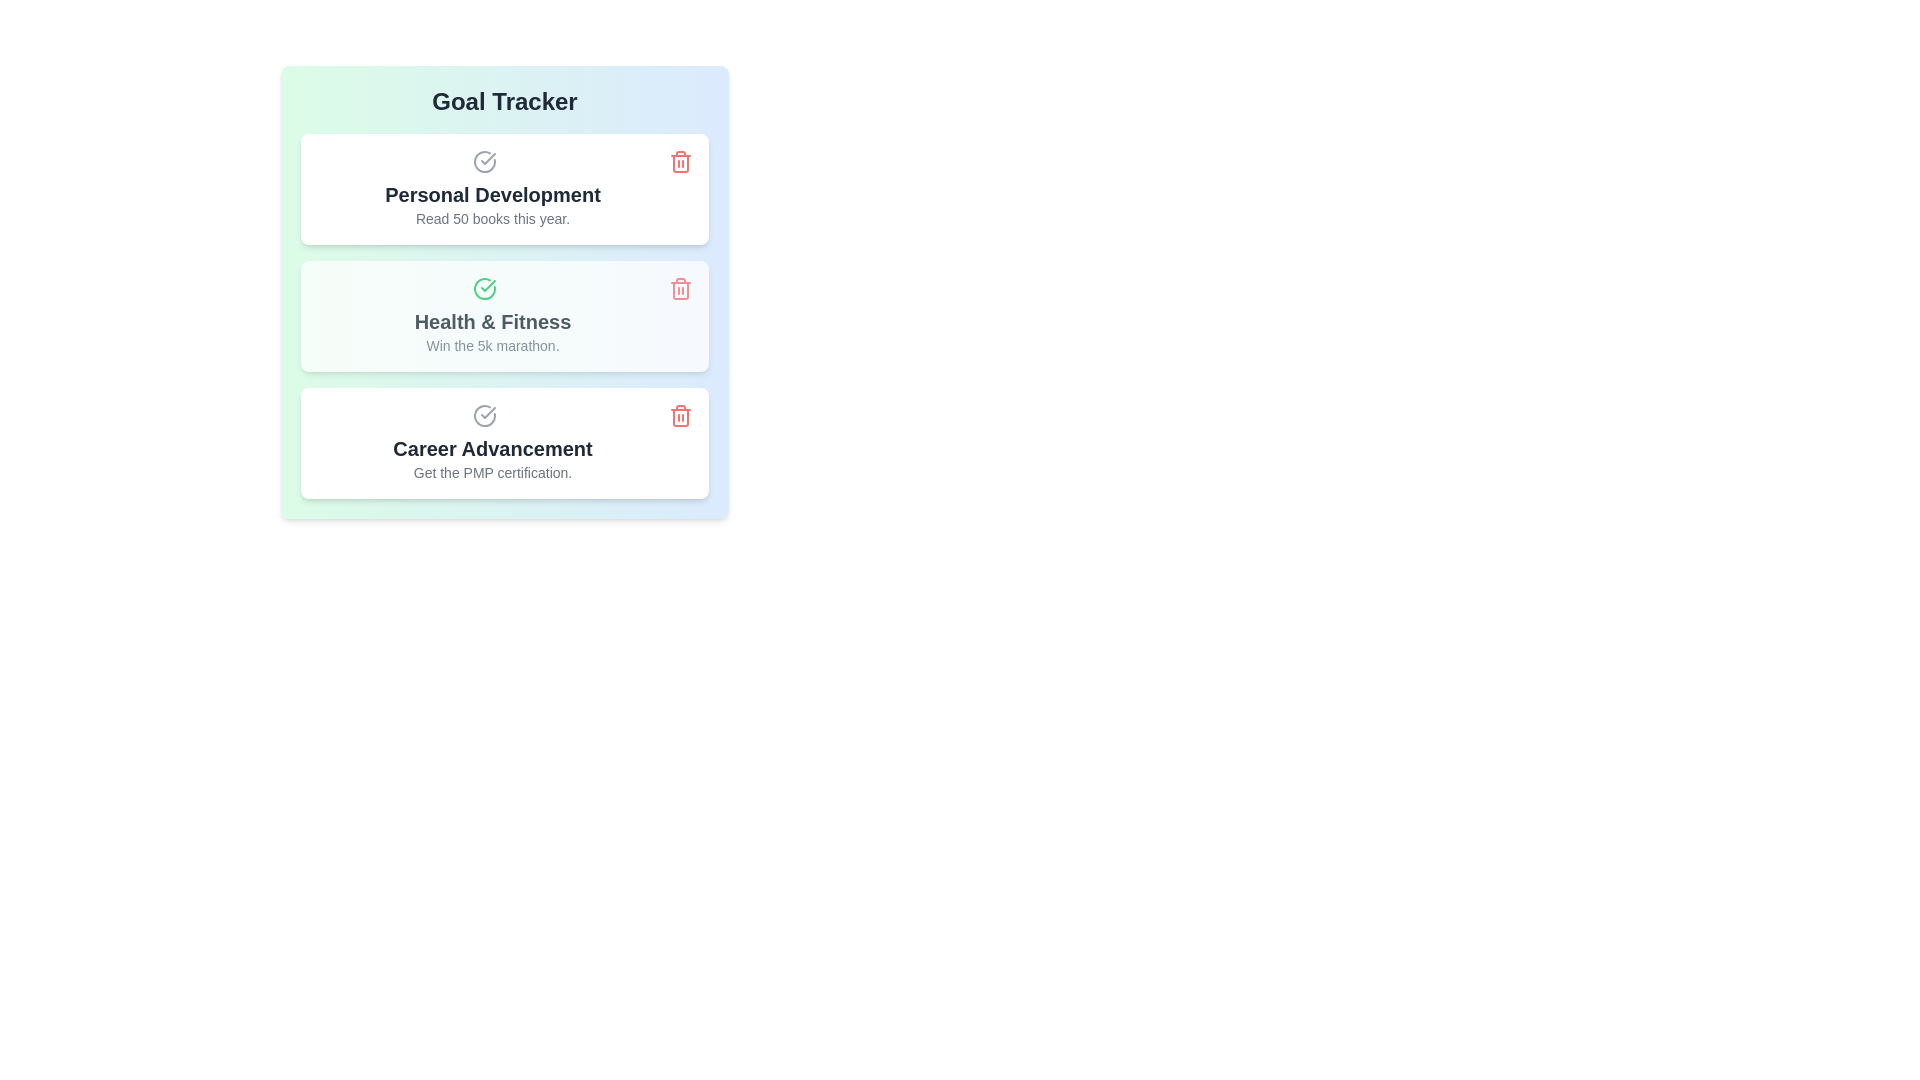 The width and height of the screenshot is (1920, 1080). What do you see at coordinates (681, 415) in the screenshot?
I see `the delete button for the goal titled 'Career Advancement'` at bounding box center [681, 415].